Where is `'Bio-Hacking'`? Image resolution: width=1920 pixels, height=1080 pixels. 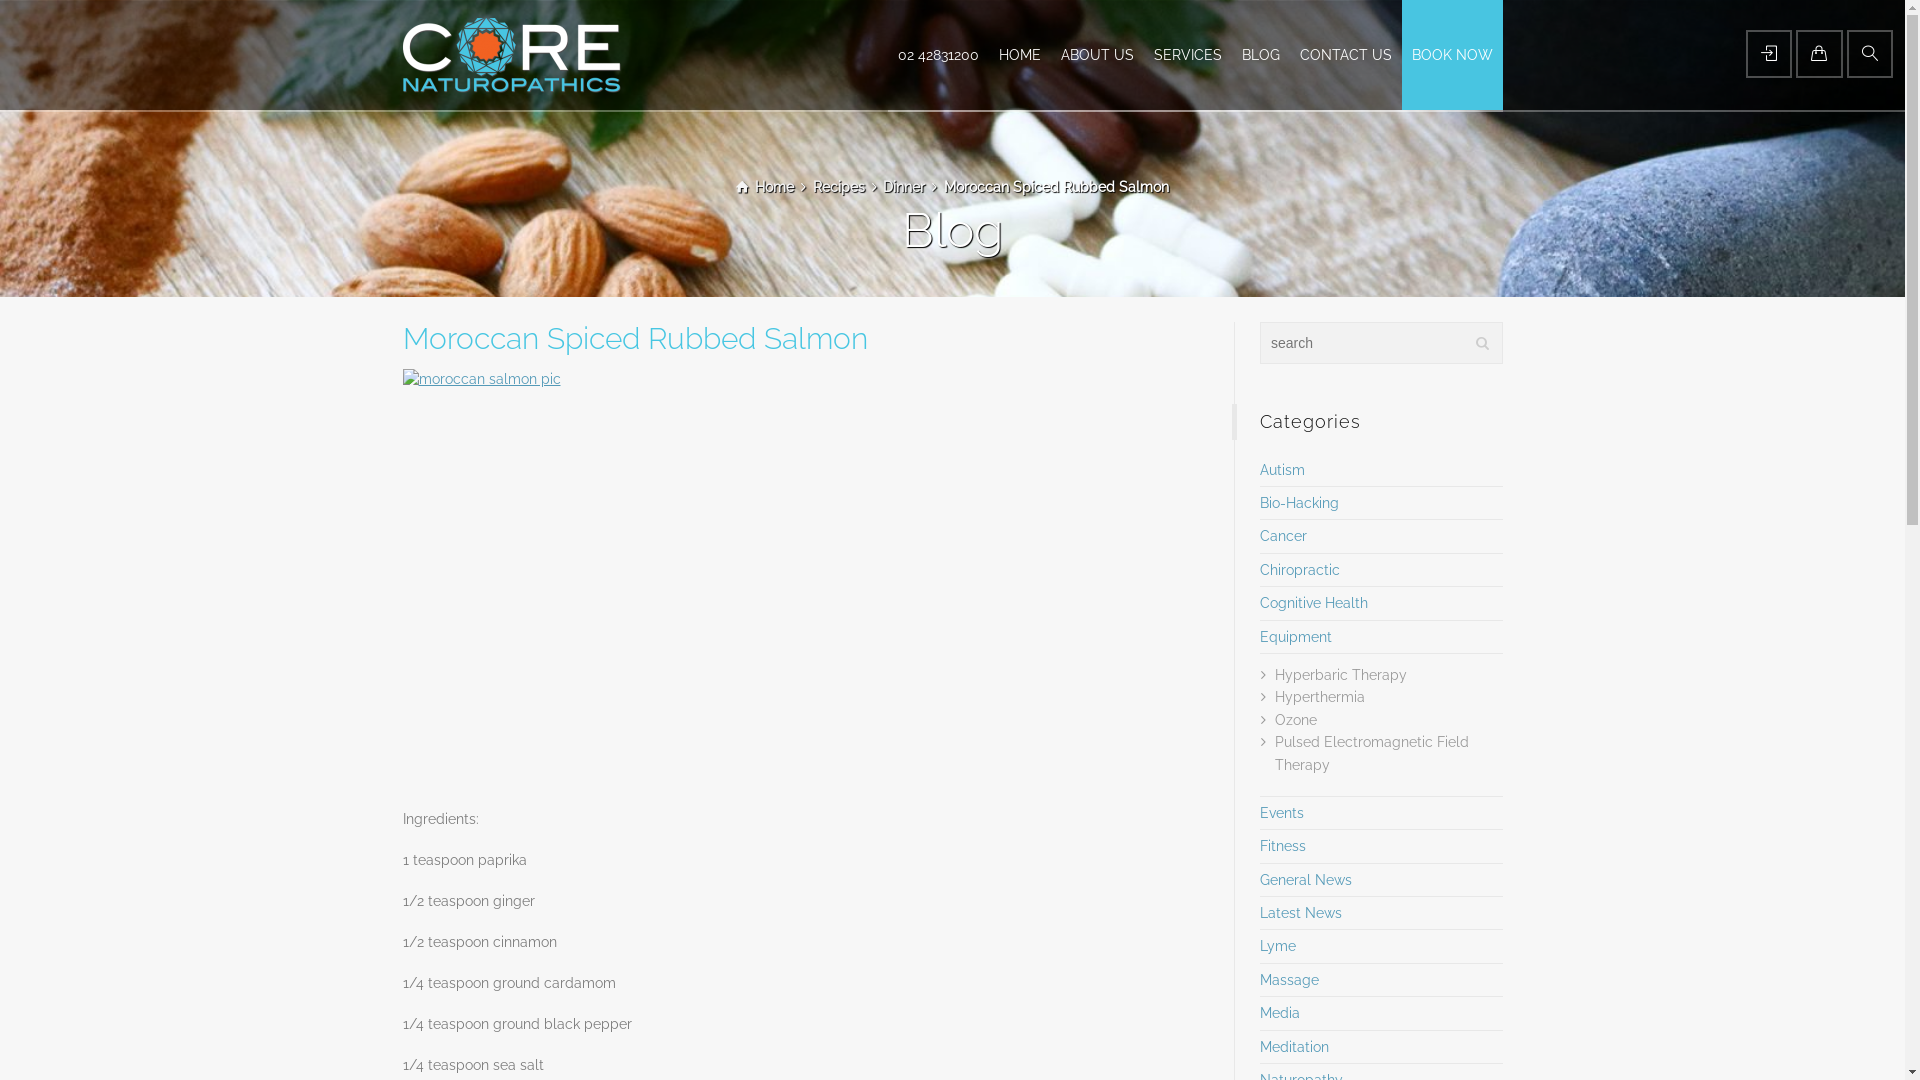
'Bio-Hacking' is located at coordinates (1299, 501).